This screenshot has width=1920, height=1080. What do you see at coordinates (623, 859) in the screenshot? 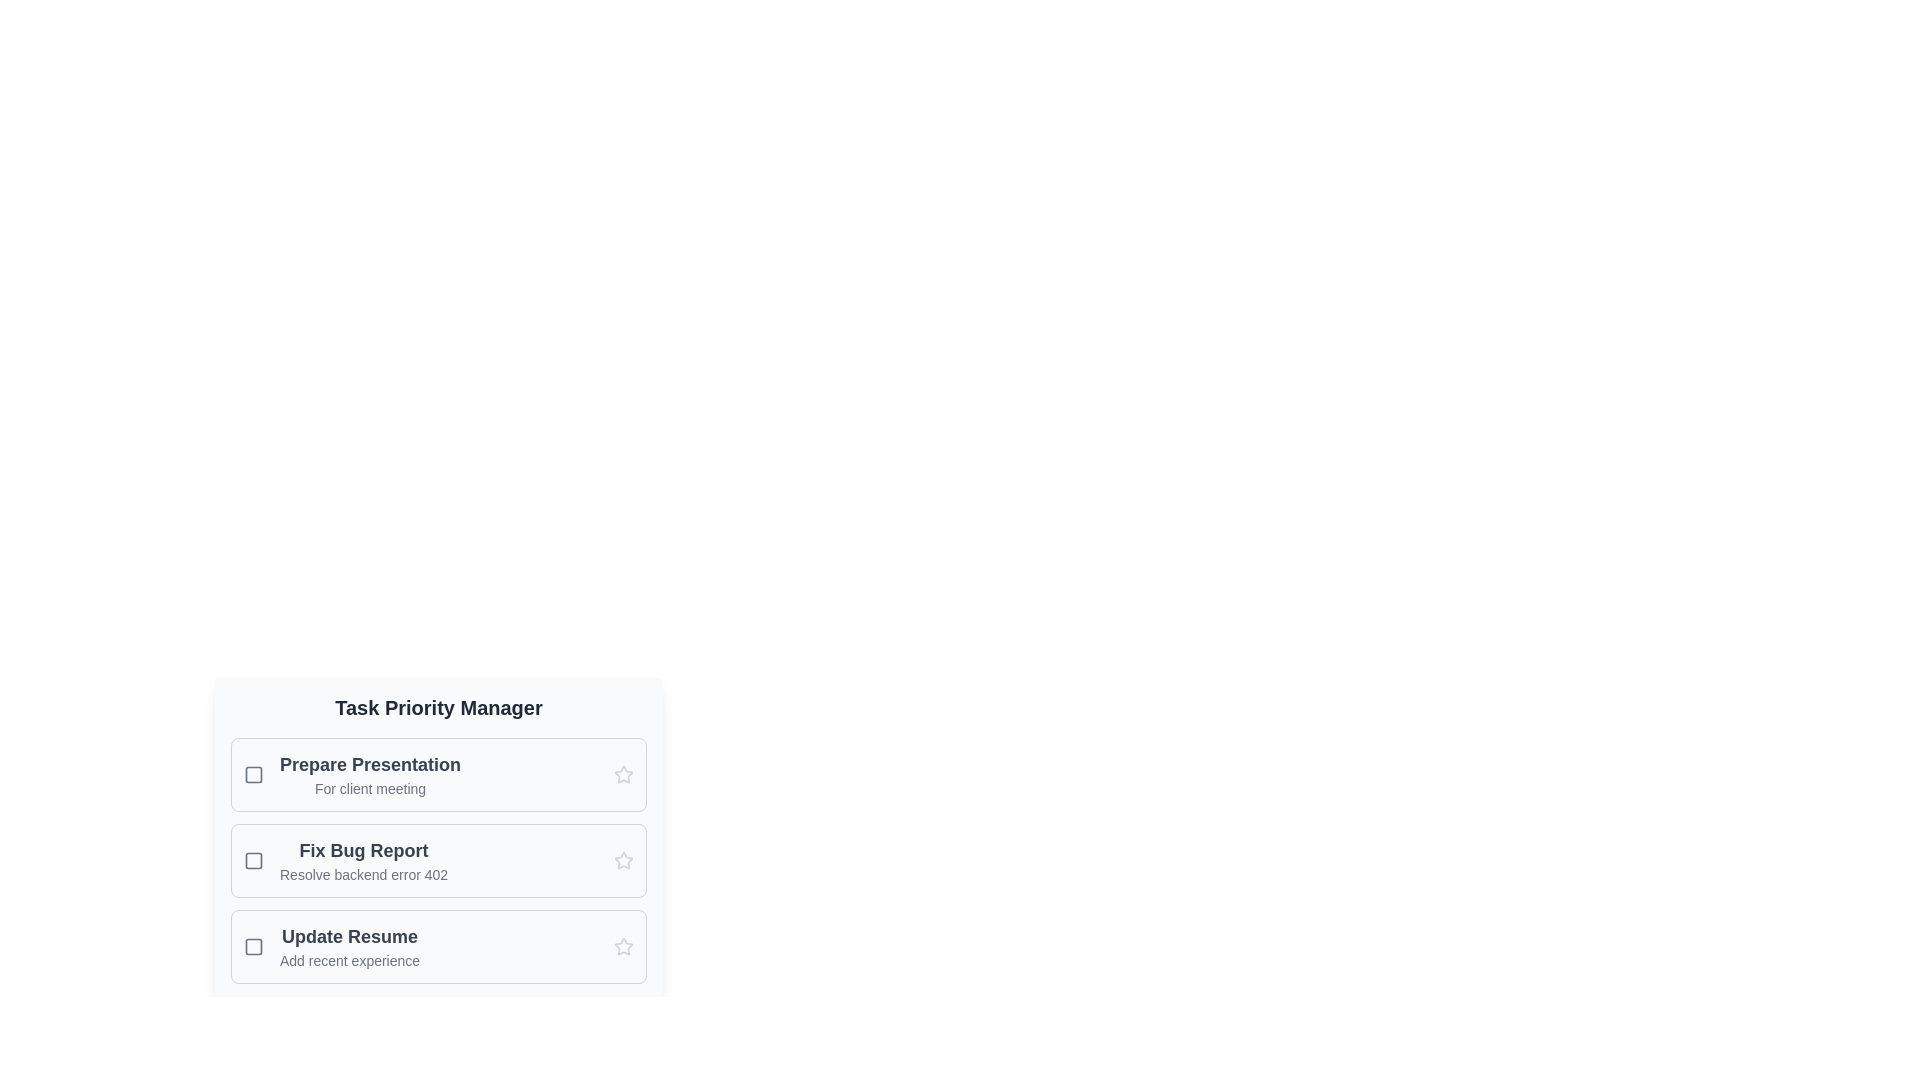
I see `the star-shaped icon located at the far right end of the task entry panel labeled 'Fix Bug Report Resolve backend error 402'` at bounding box center [623, 859].